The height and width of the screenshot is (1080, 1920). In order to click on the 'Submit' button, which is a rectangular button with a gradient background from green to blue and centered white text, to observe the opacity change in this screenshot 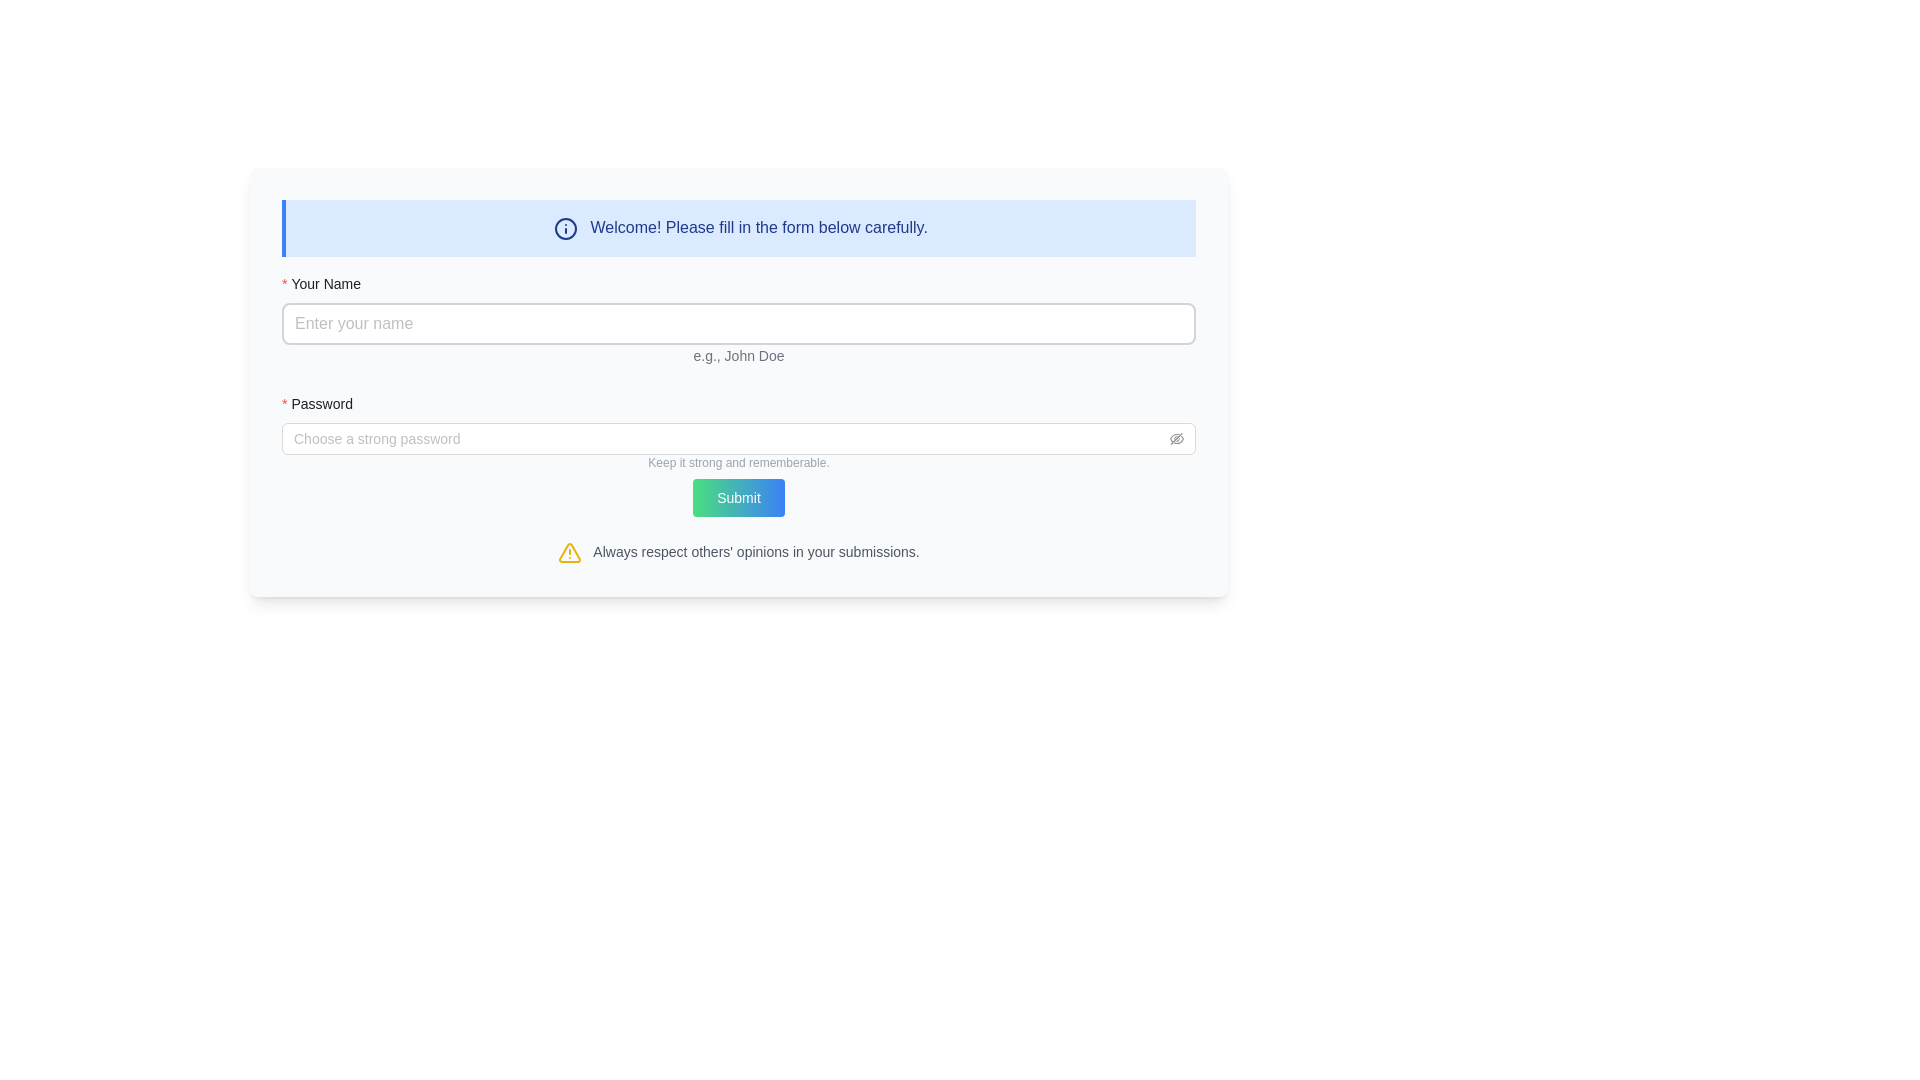, I will do `click(738, 496)`.